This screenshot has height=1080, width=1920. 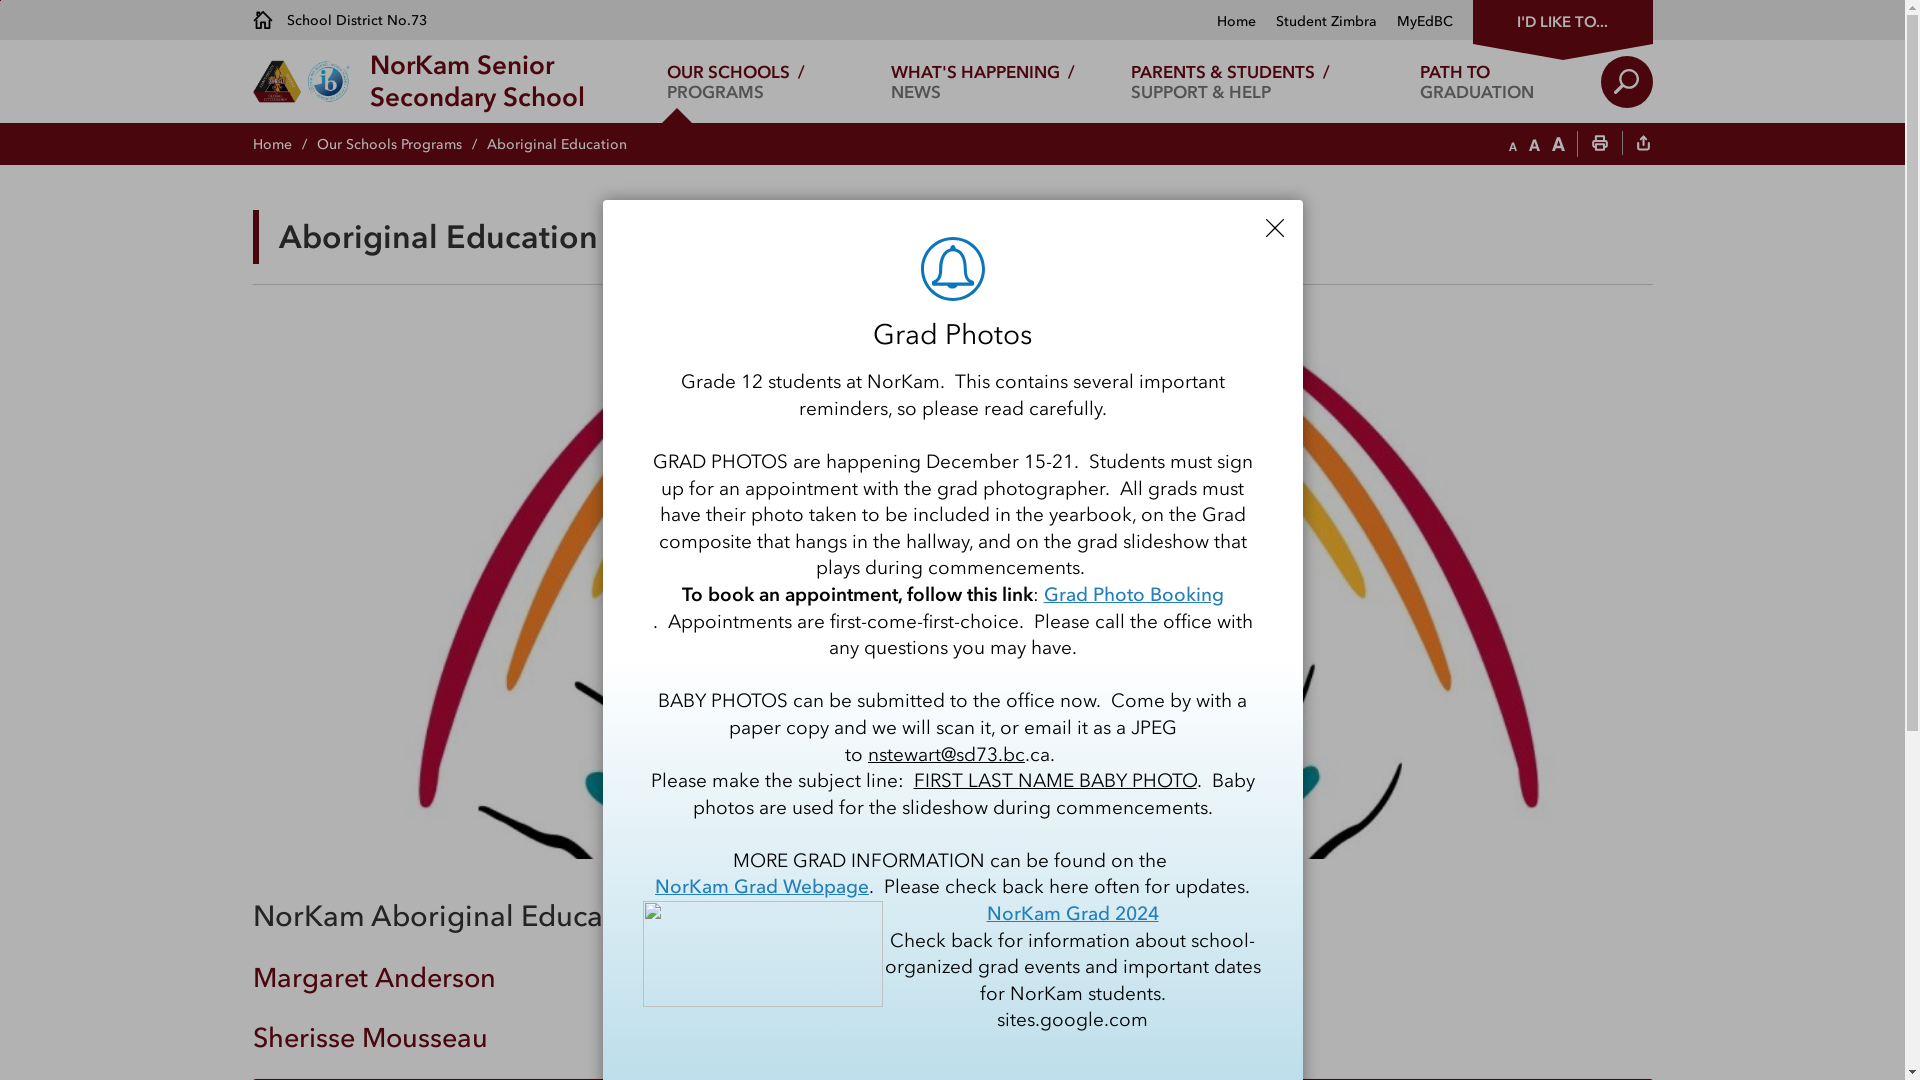 What do you see at coordinates (734, 80) in the screenshot?
I see `'OUR SCHOOLS` at bounding box center [734, 80].